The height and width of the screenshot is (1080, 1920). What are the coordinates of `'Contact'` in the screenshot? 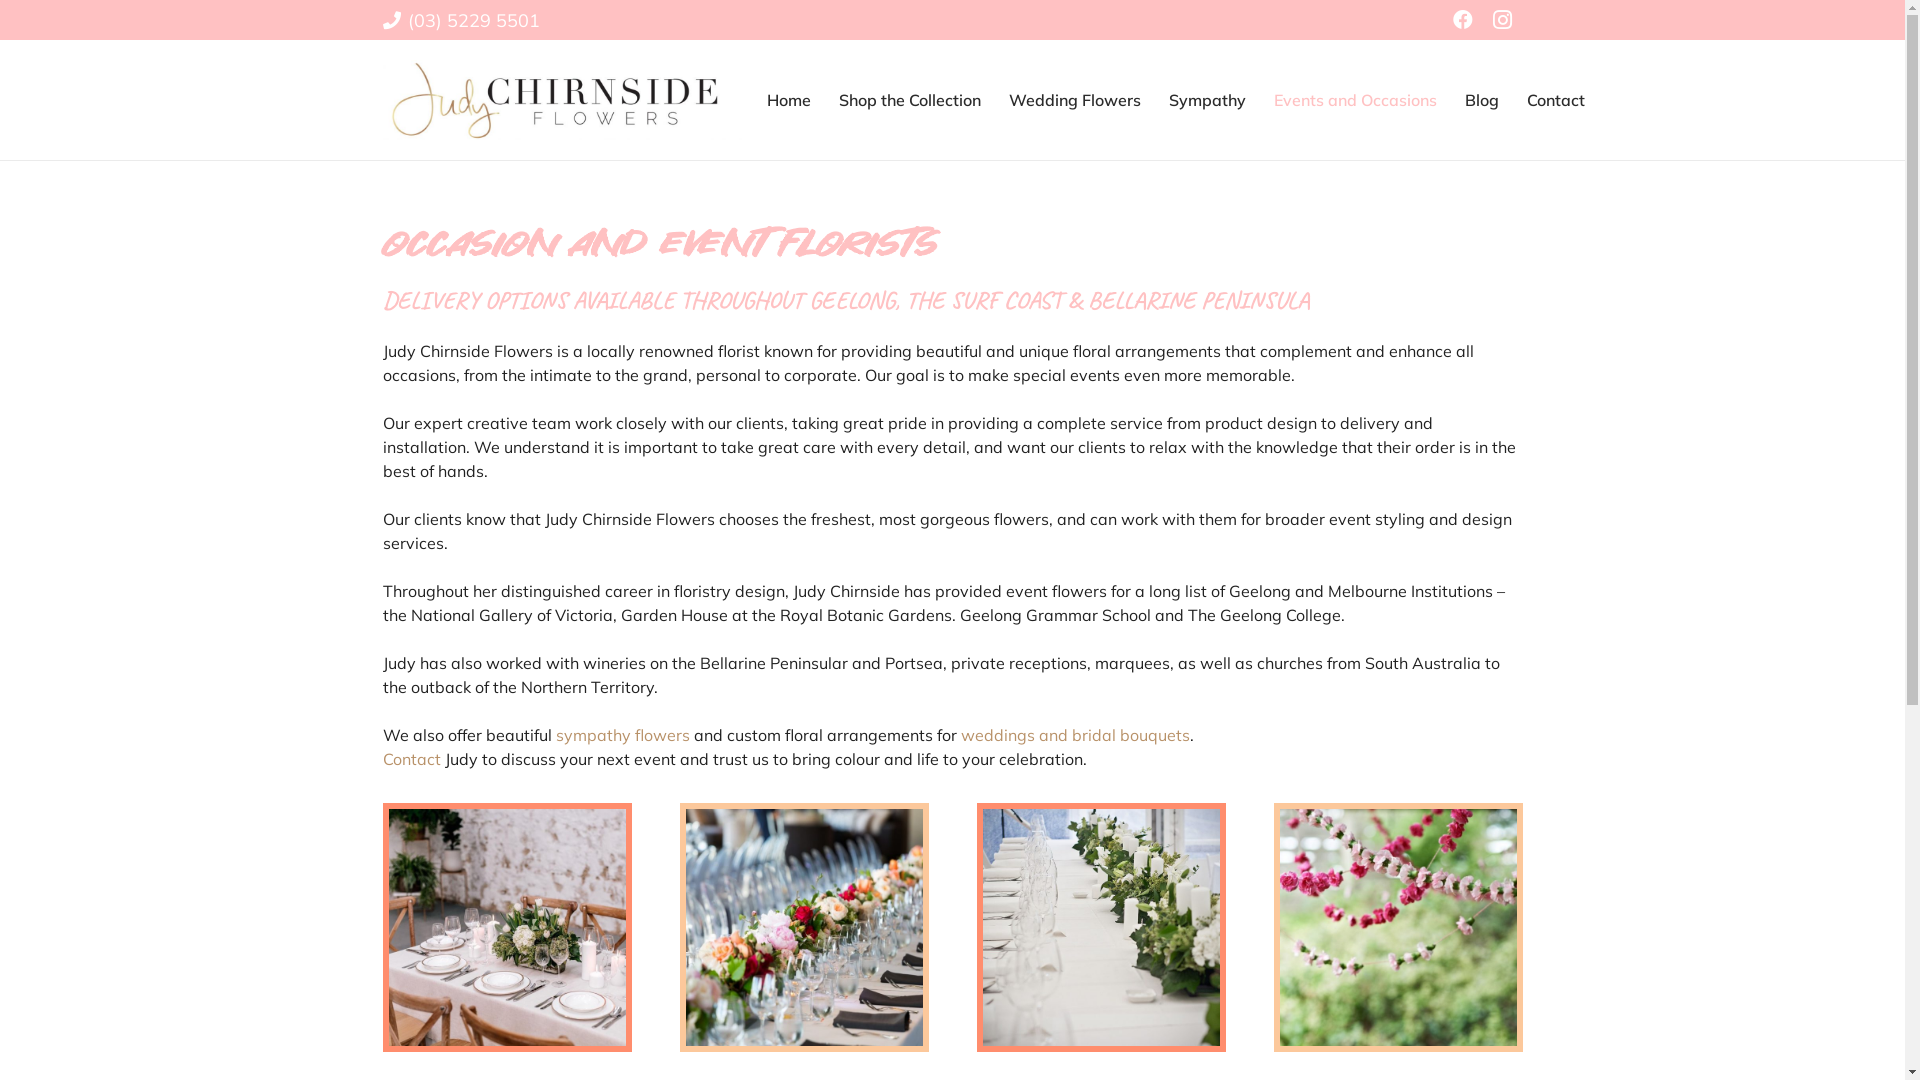 It's located at (410, 759).